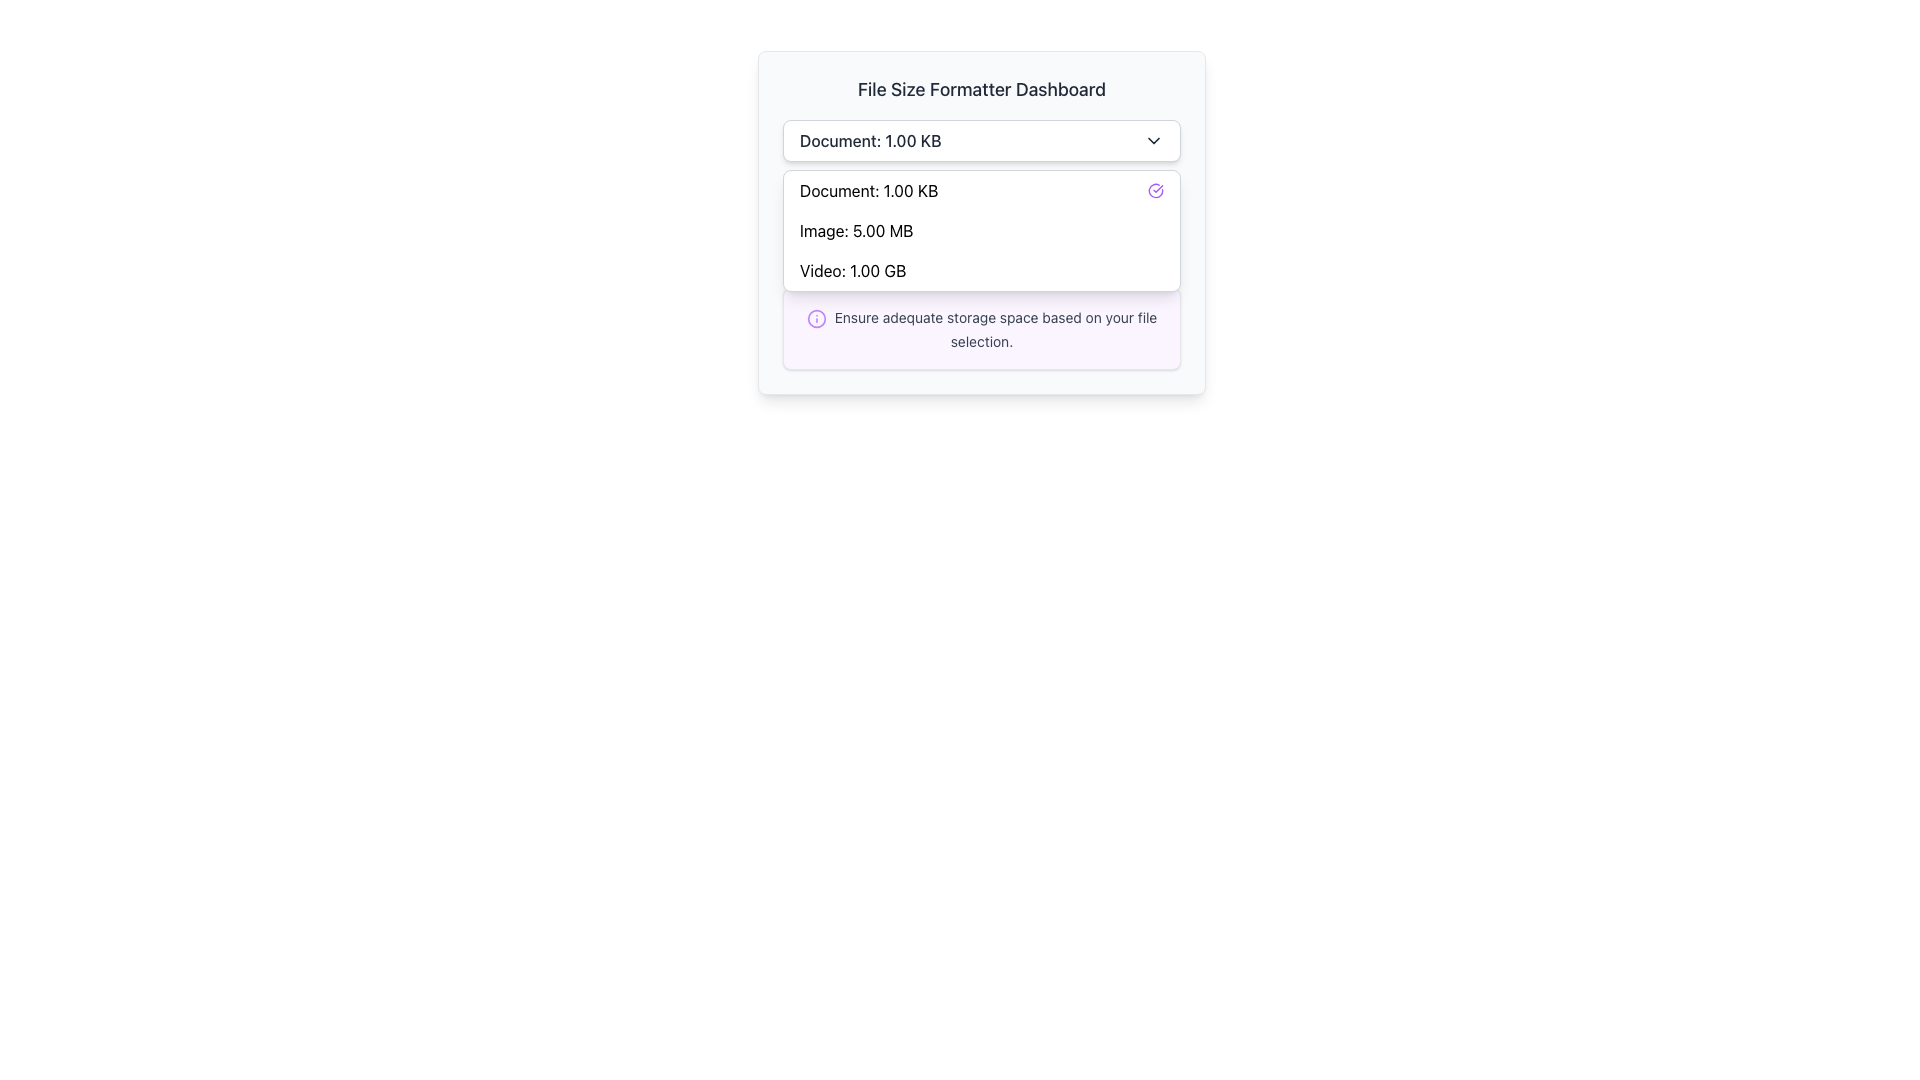 This screenshot has width=1920, height=1080. What do you see at coordinates (853, 270) in the screenshot?
I see `textual content of the third option in the dropdown menu of the 'File Size Formatter Dashboard', which provides information about a video file's size` at bounding box center [853, 270].